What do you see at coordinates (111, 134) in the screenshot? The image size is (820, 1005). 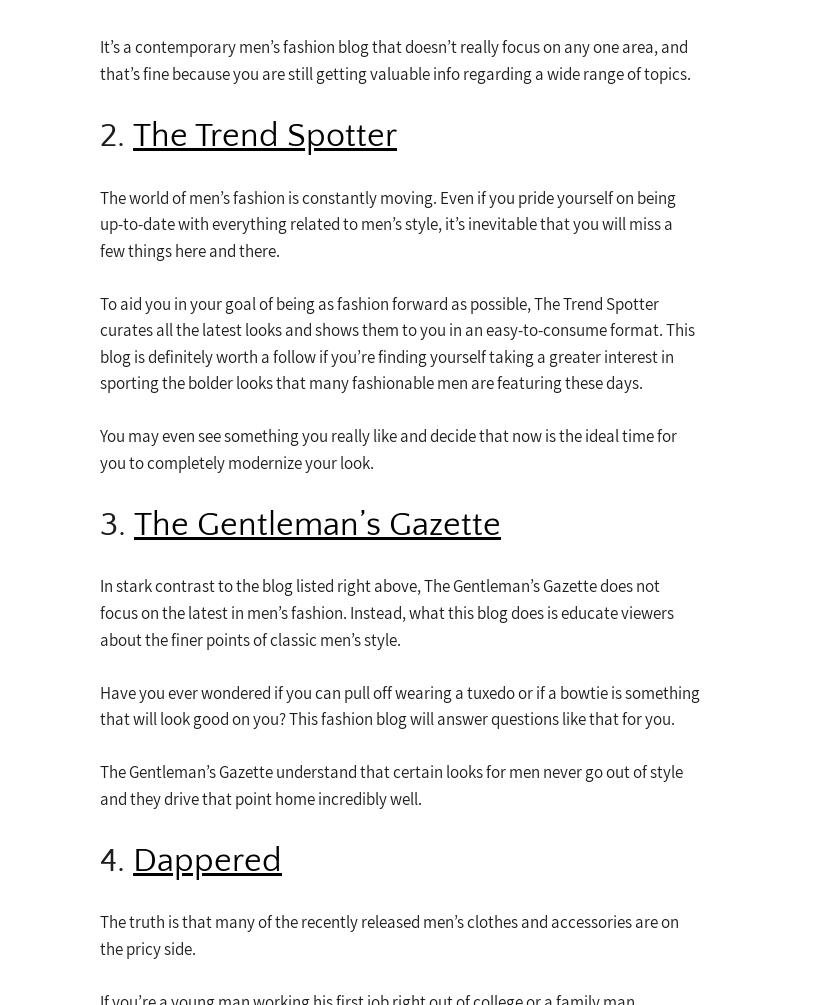 I see `'2.'` at bounding box center [111, 134].